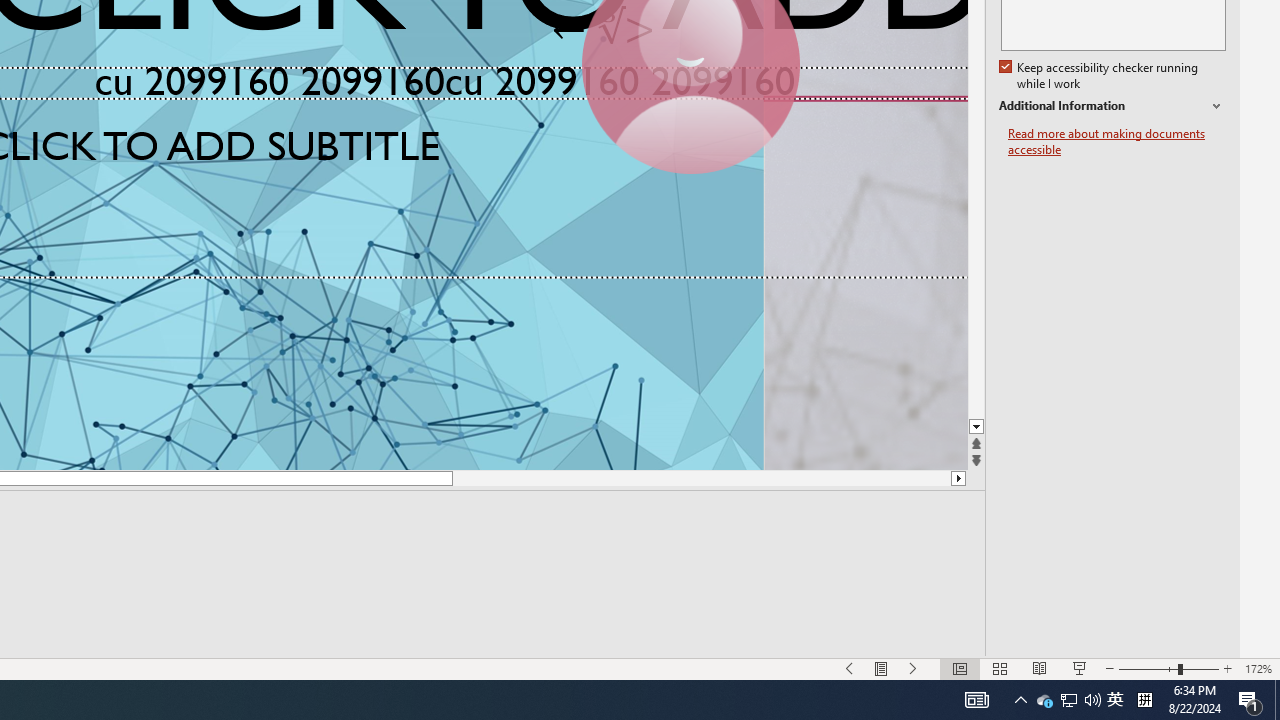  What do you see at coordinates (1257, 669) in the screenshot?
I see `'Zoom 172%'` at bounding box center [1257, 669].